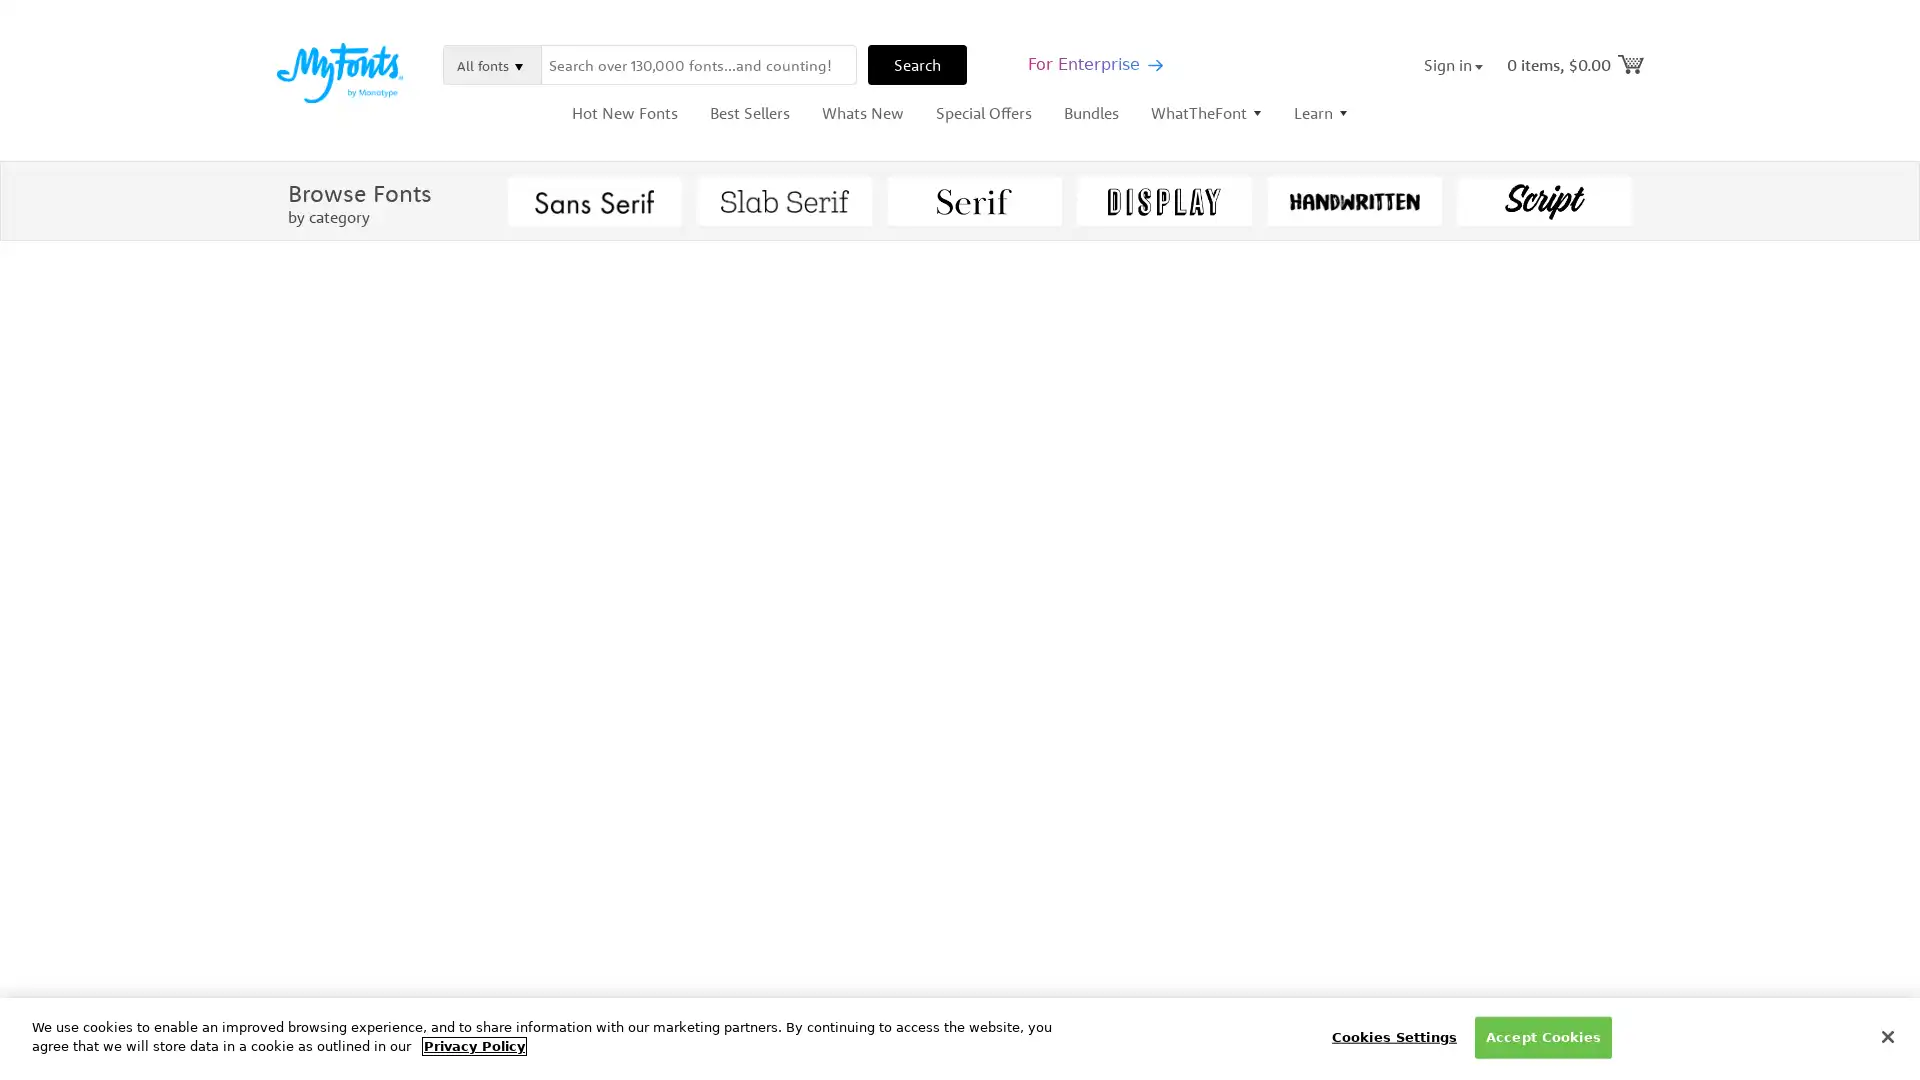  What do you see at coordinates (492, 64) in the screenshot?
I see `All fonts` at bounding box center [492, 64].